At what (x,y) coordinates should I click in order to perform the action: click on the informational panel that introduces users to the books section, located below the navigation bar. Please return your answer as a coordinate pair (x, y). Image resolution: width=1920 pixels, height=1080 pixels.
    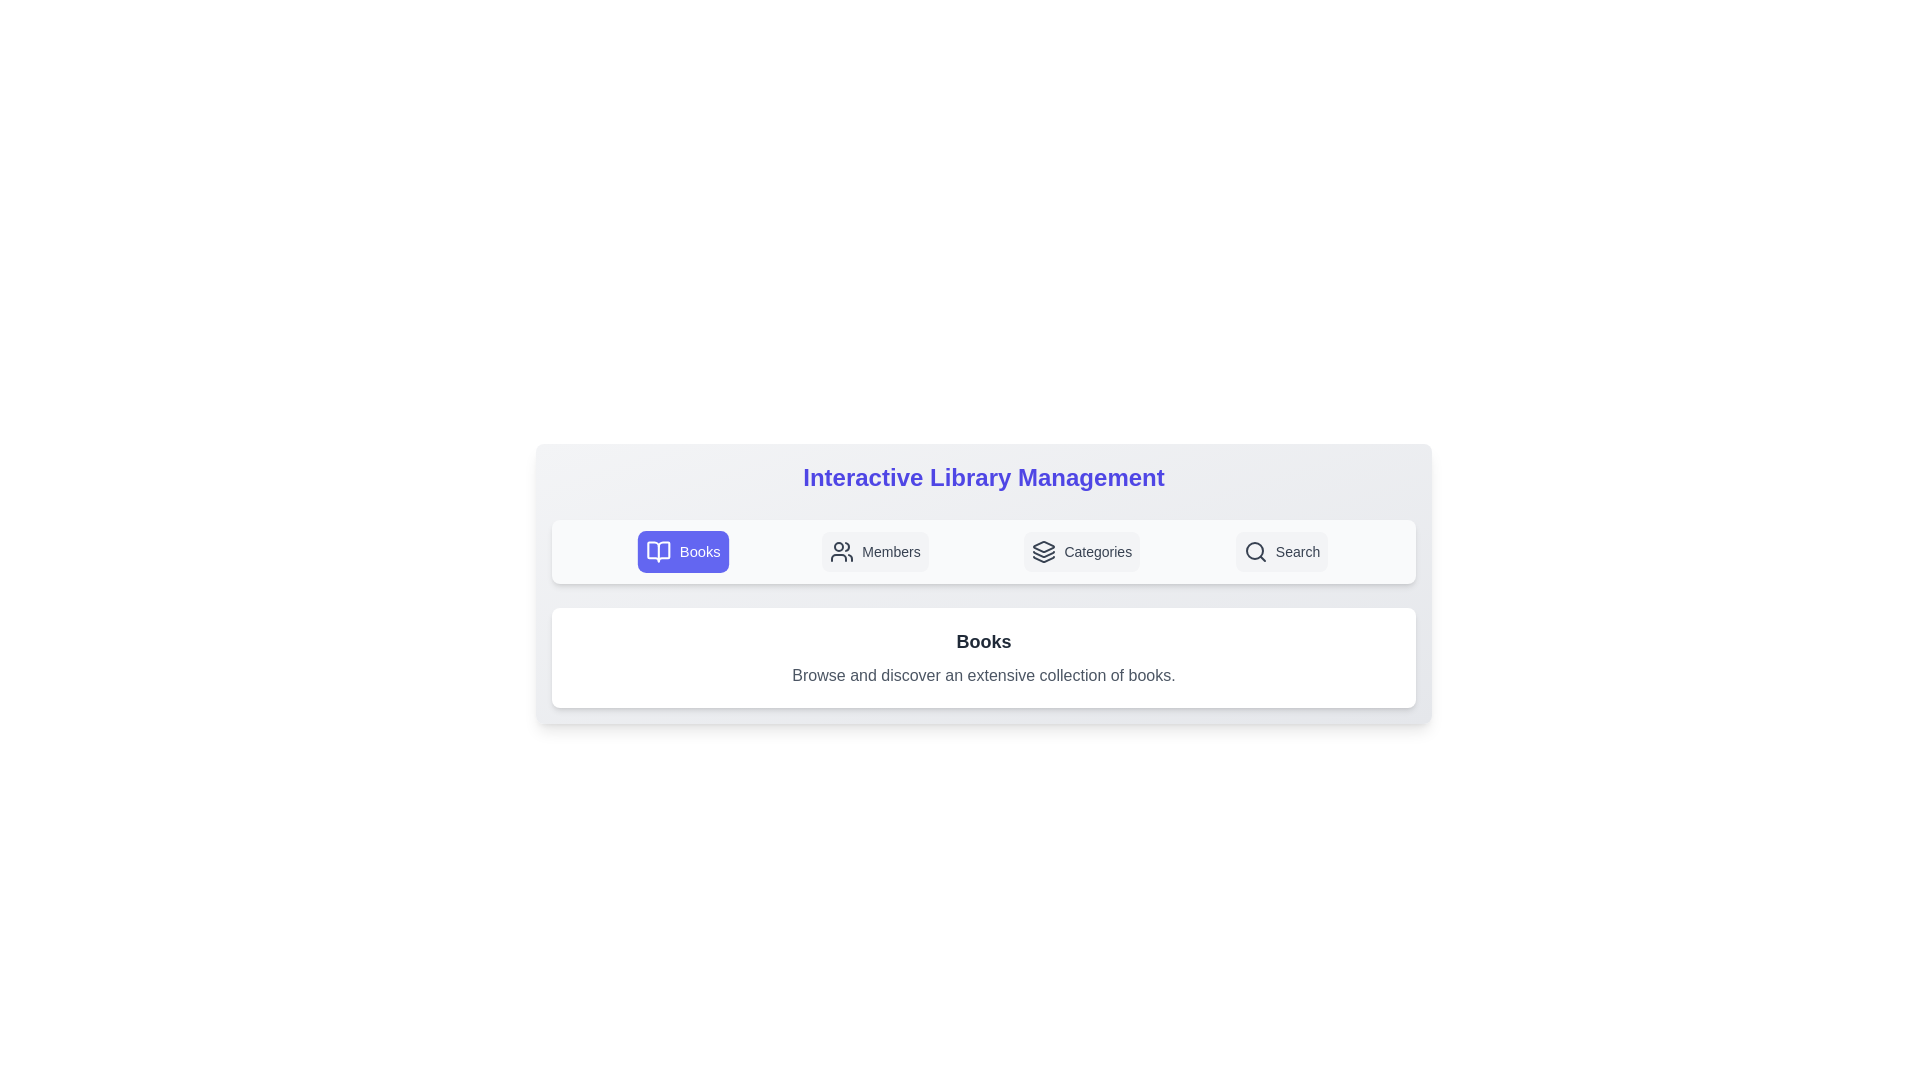
    Looking at the image, I should click on (983, 658).